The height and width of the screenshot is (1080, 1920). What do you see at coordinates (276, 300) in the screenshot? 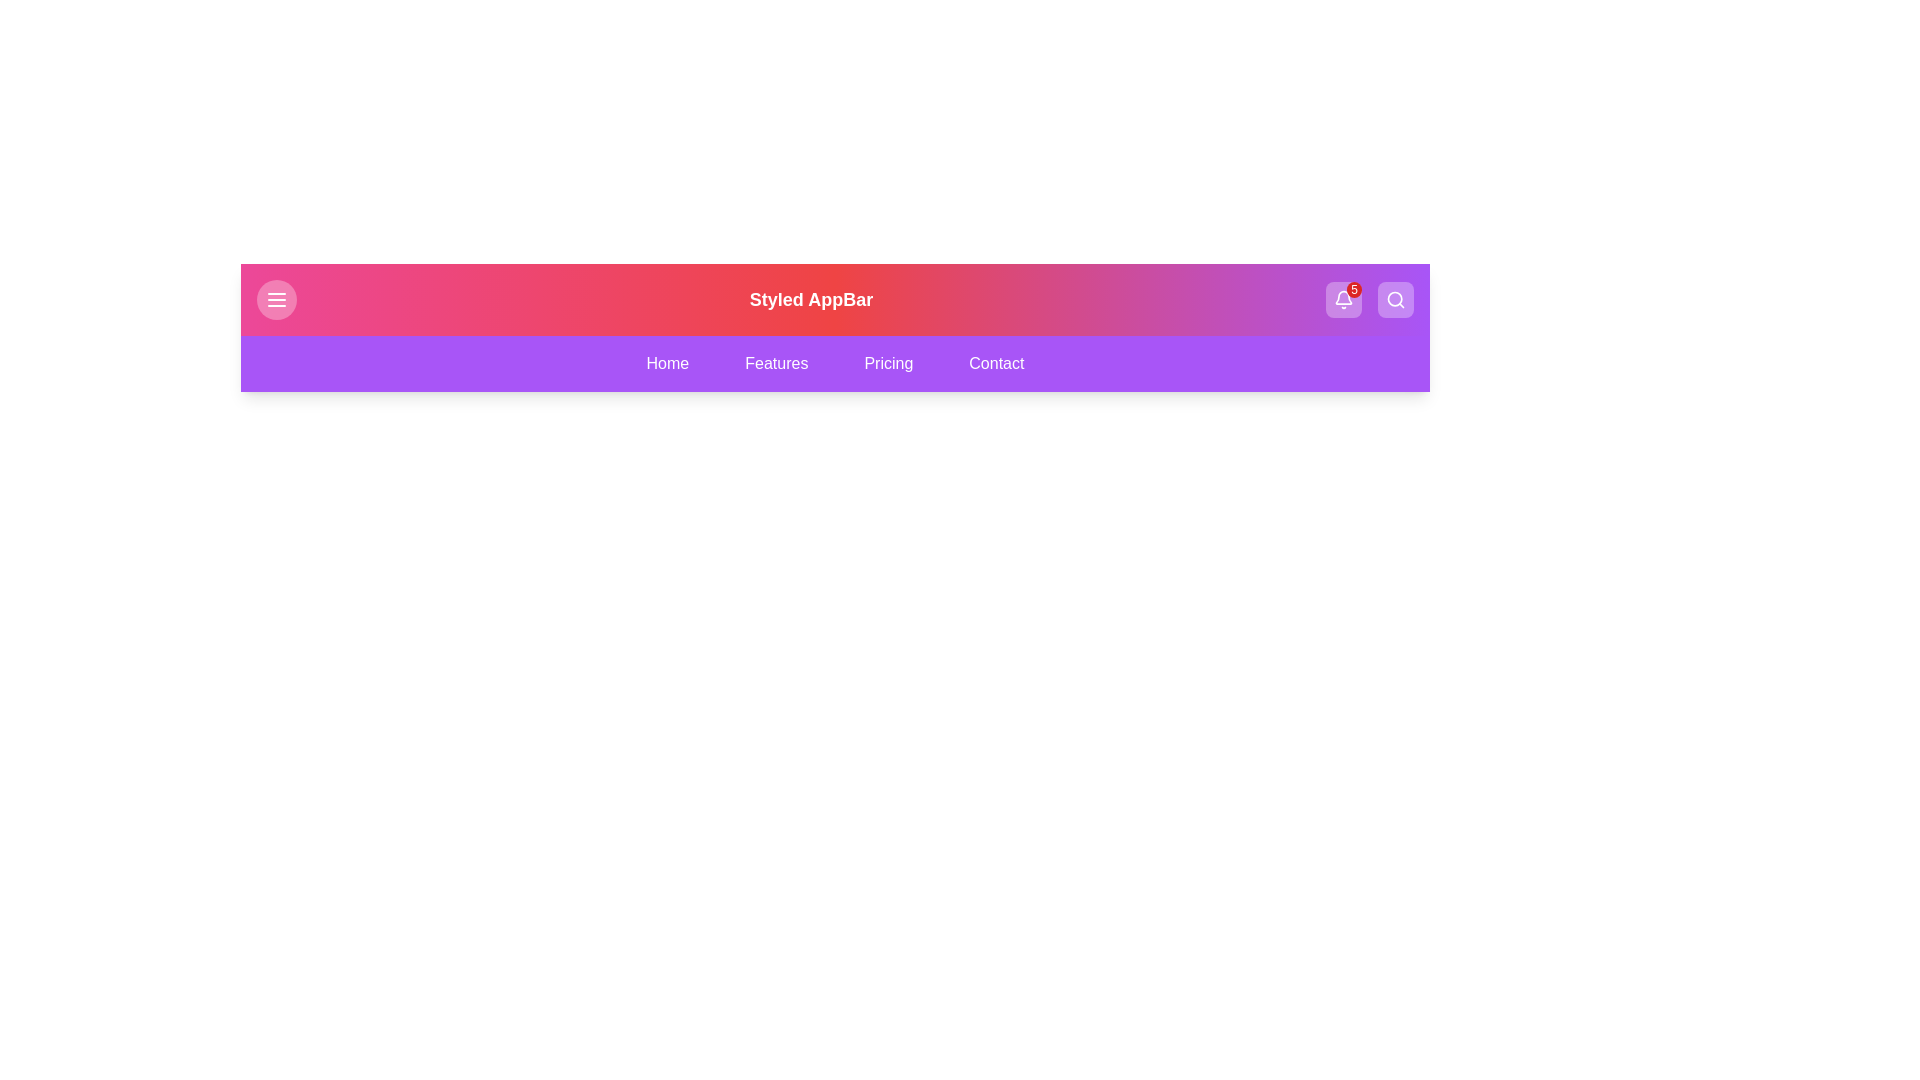
I see `menu button located at the top-left corner of the StyledAppBar component` at bounding box center [276, 300].